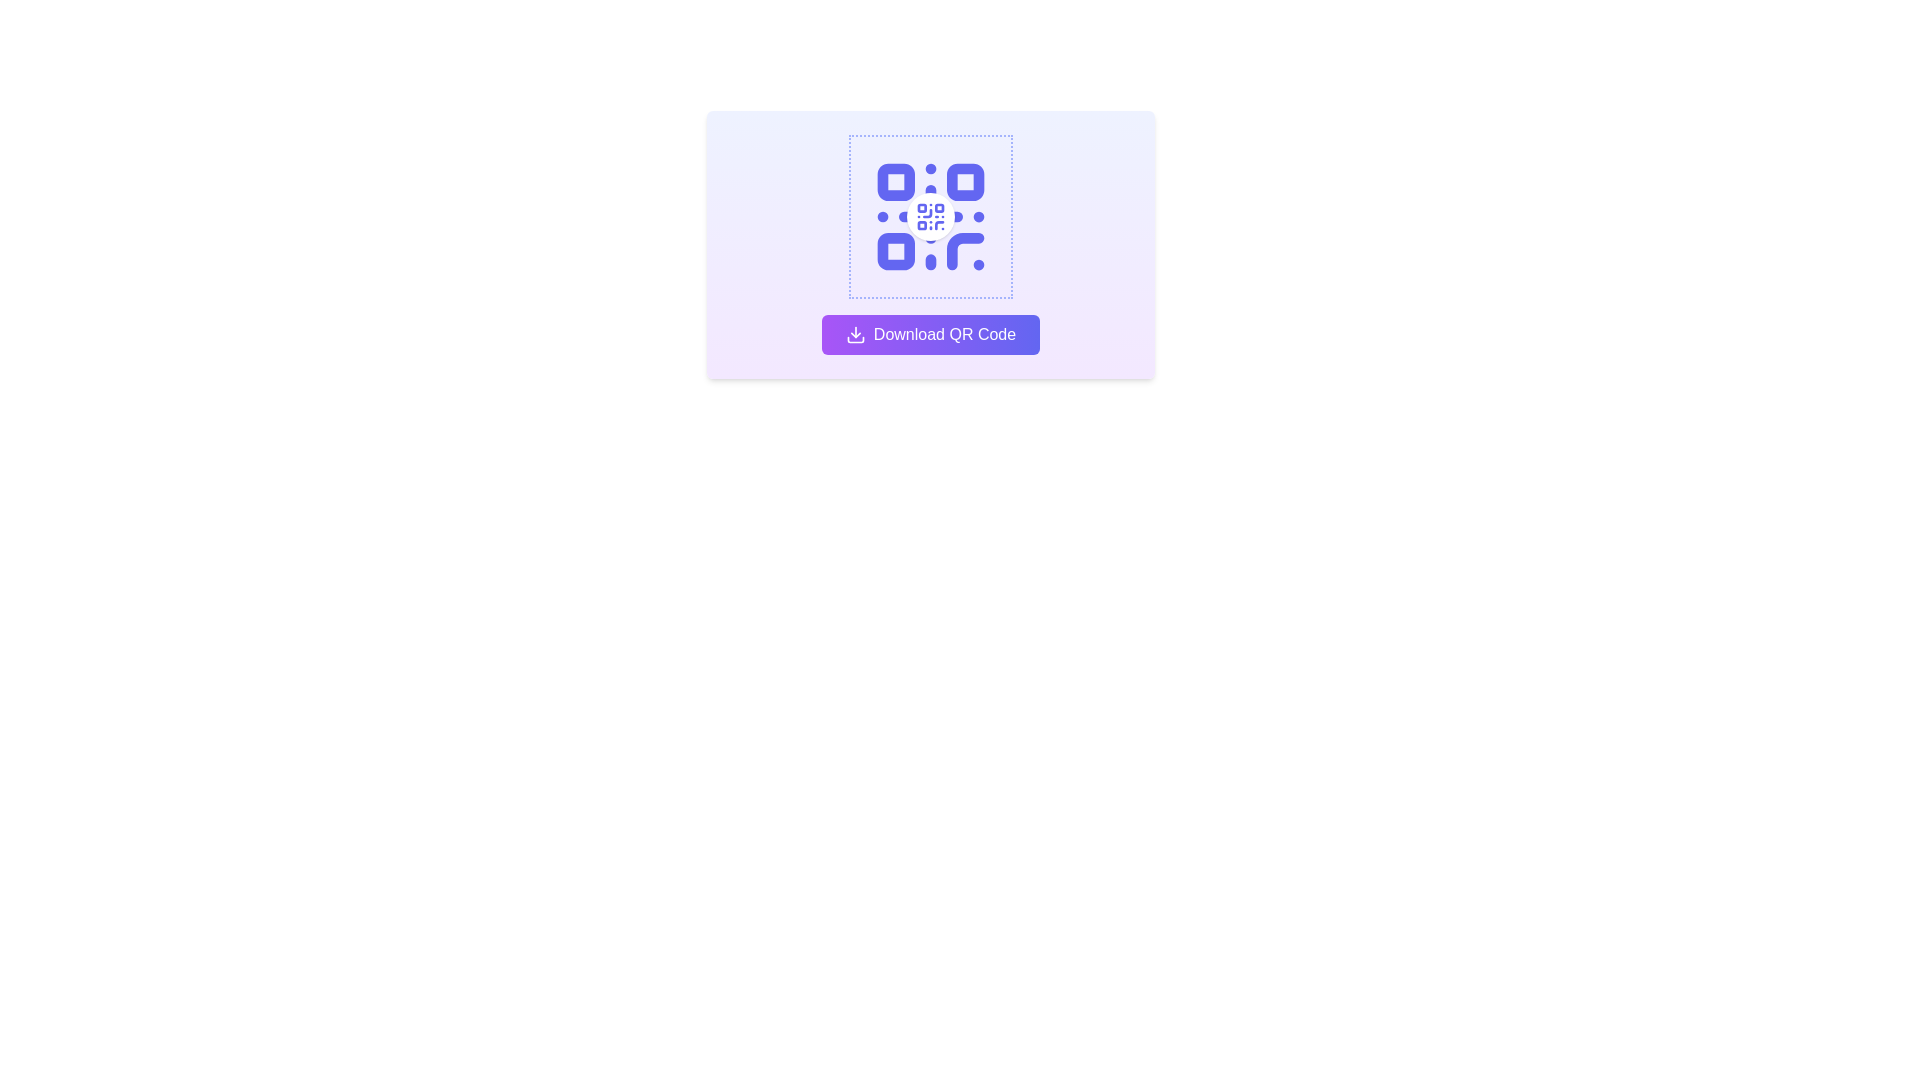 The width and height of the screenshot is (1920, 1080). I want to click on the pivotal icon in the center of the QR code representation, which is visually significant and centrally aligned within a dotted border, so click(930, 216).